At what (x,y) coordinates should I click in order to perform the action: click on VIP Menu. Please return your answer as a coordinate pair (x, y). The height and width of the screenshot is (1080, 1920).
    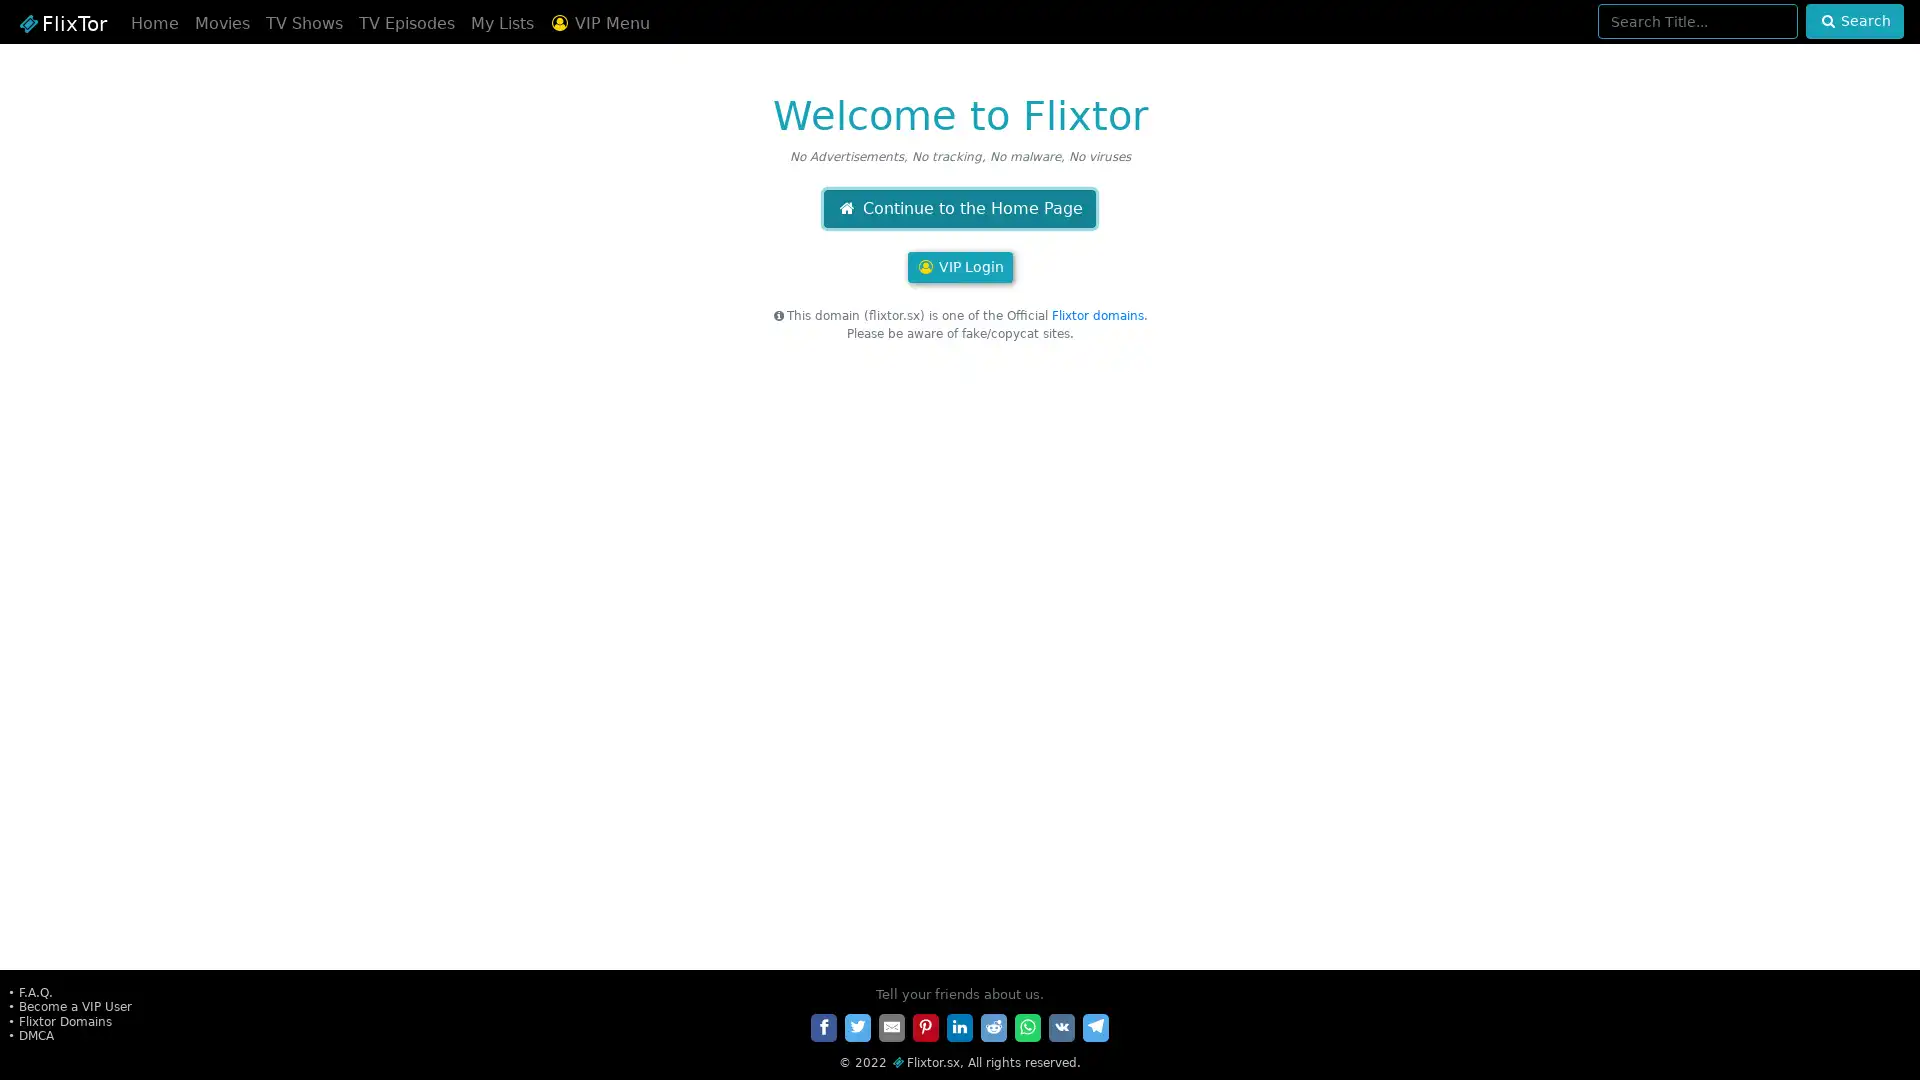
    Looking at the image, I should click on (598, 23).